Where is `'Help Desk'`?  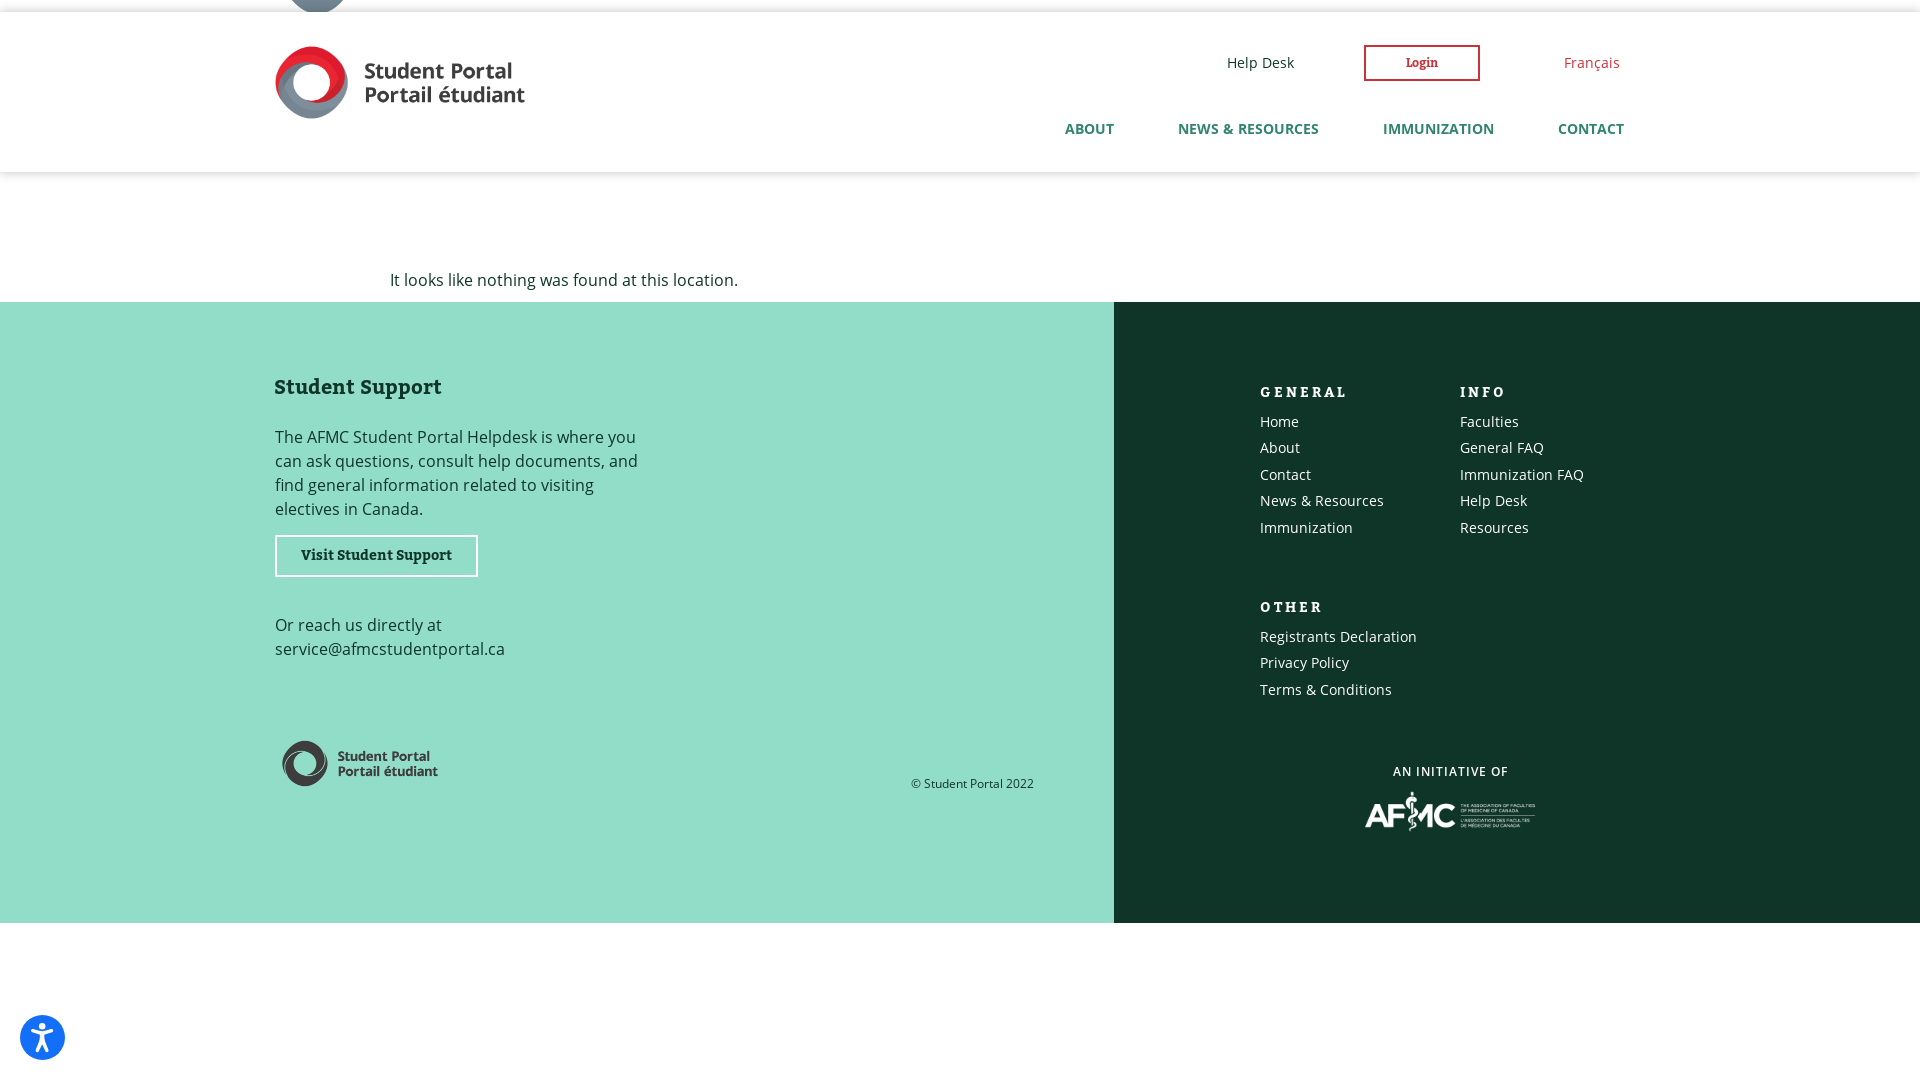 'Help Desk' is located at coordinates (1493, 499).